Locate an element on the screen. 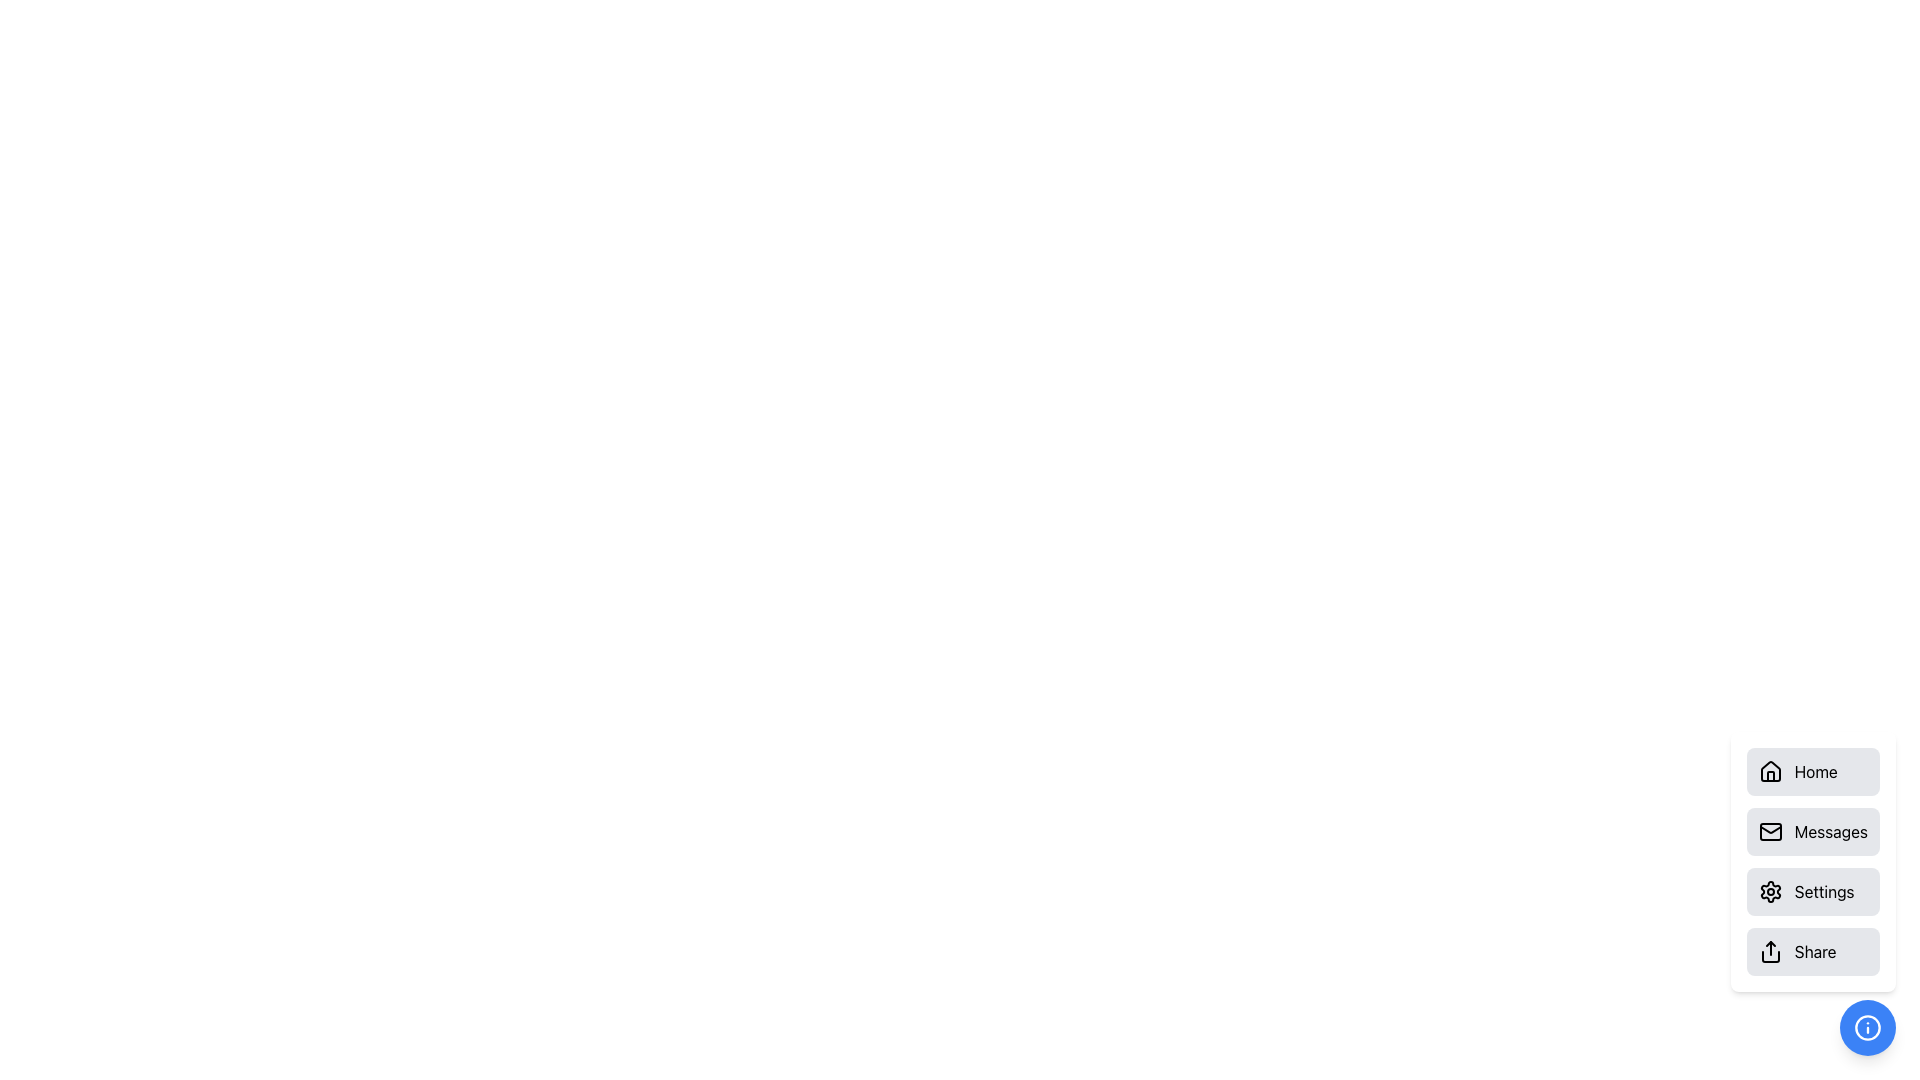 The height and width of the screenshot is (1080, 1920). the cog-shaped icon button located as the third entry from the top in the vertical menu is located at coordinates (1770, 890).